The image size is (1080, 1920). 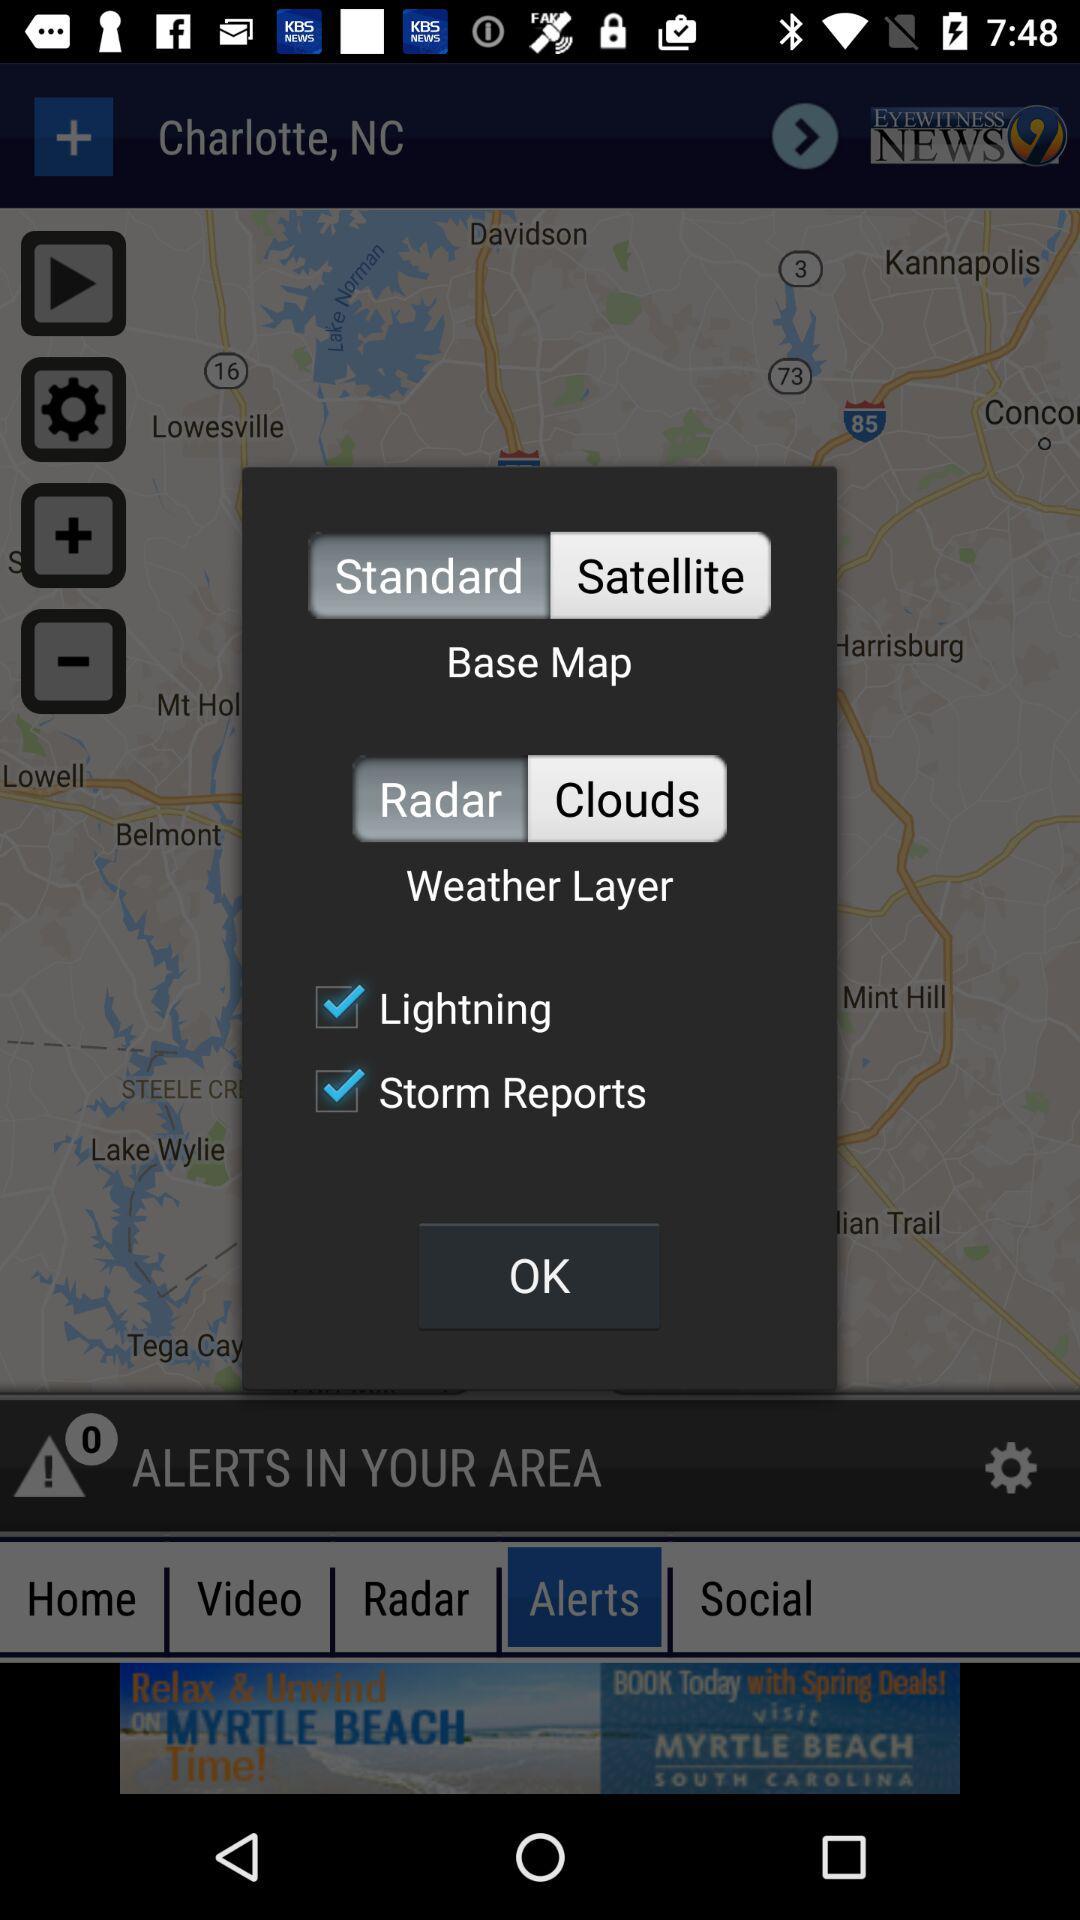 What do you see at coordinates (470, 1090) in the screenshot?
I see `the icon above the ok icon` at bounding box center [470, 1090].